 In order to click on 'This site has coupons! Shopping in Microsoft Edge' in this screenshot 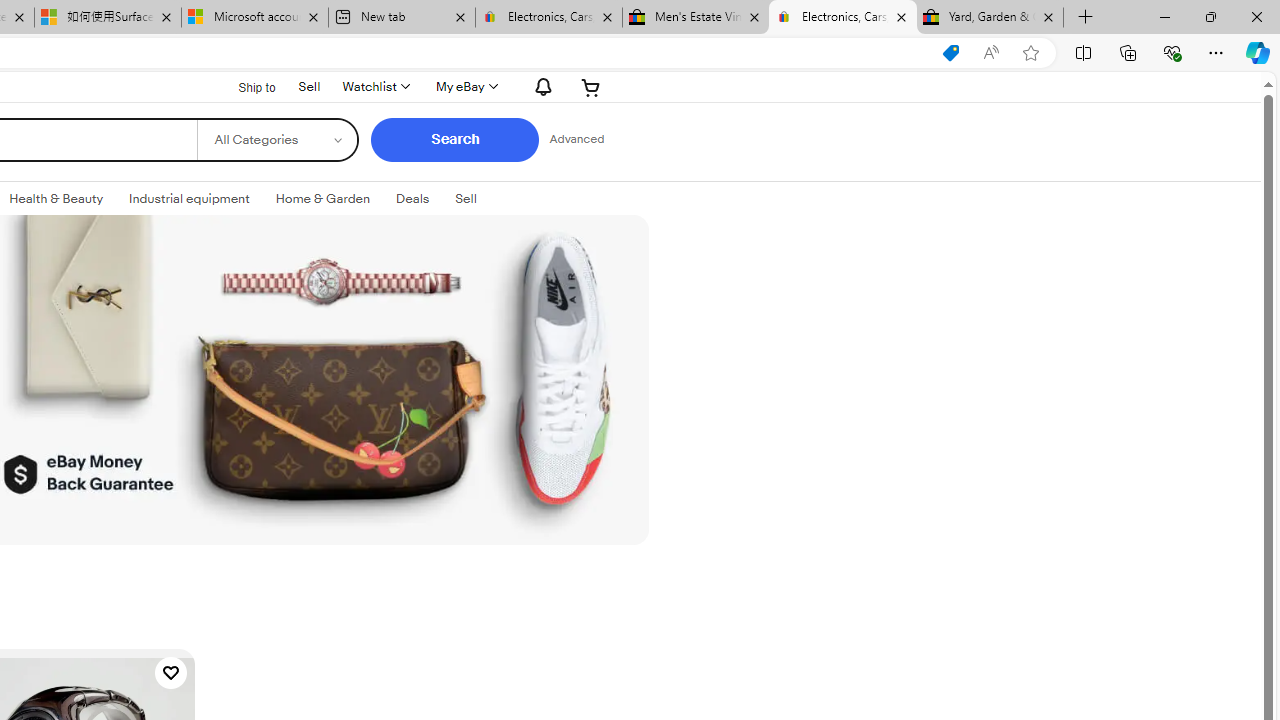, I will do `click(950, 52)`.